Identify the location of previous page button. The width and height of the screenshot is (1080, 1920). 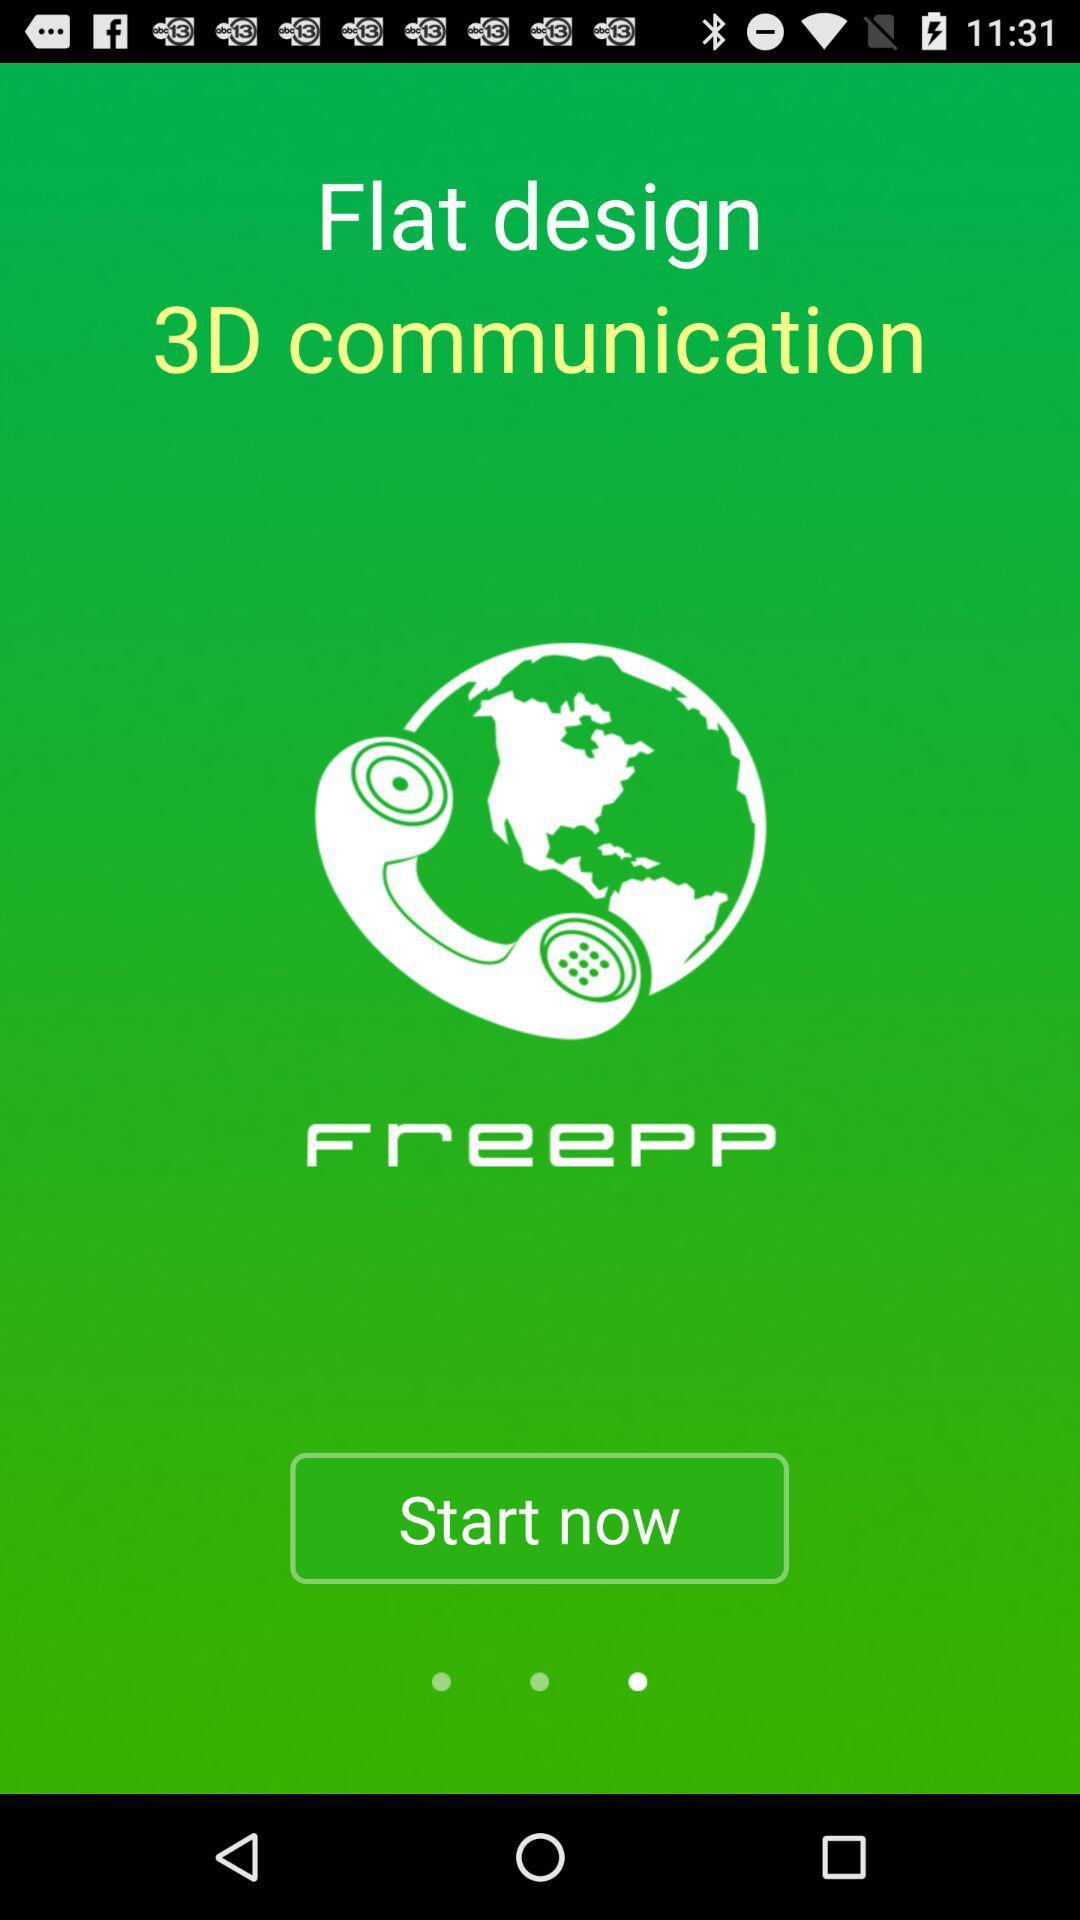
(440, 1680).